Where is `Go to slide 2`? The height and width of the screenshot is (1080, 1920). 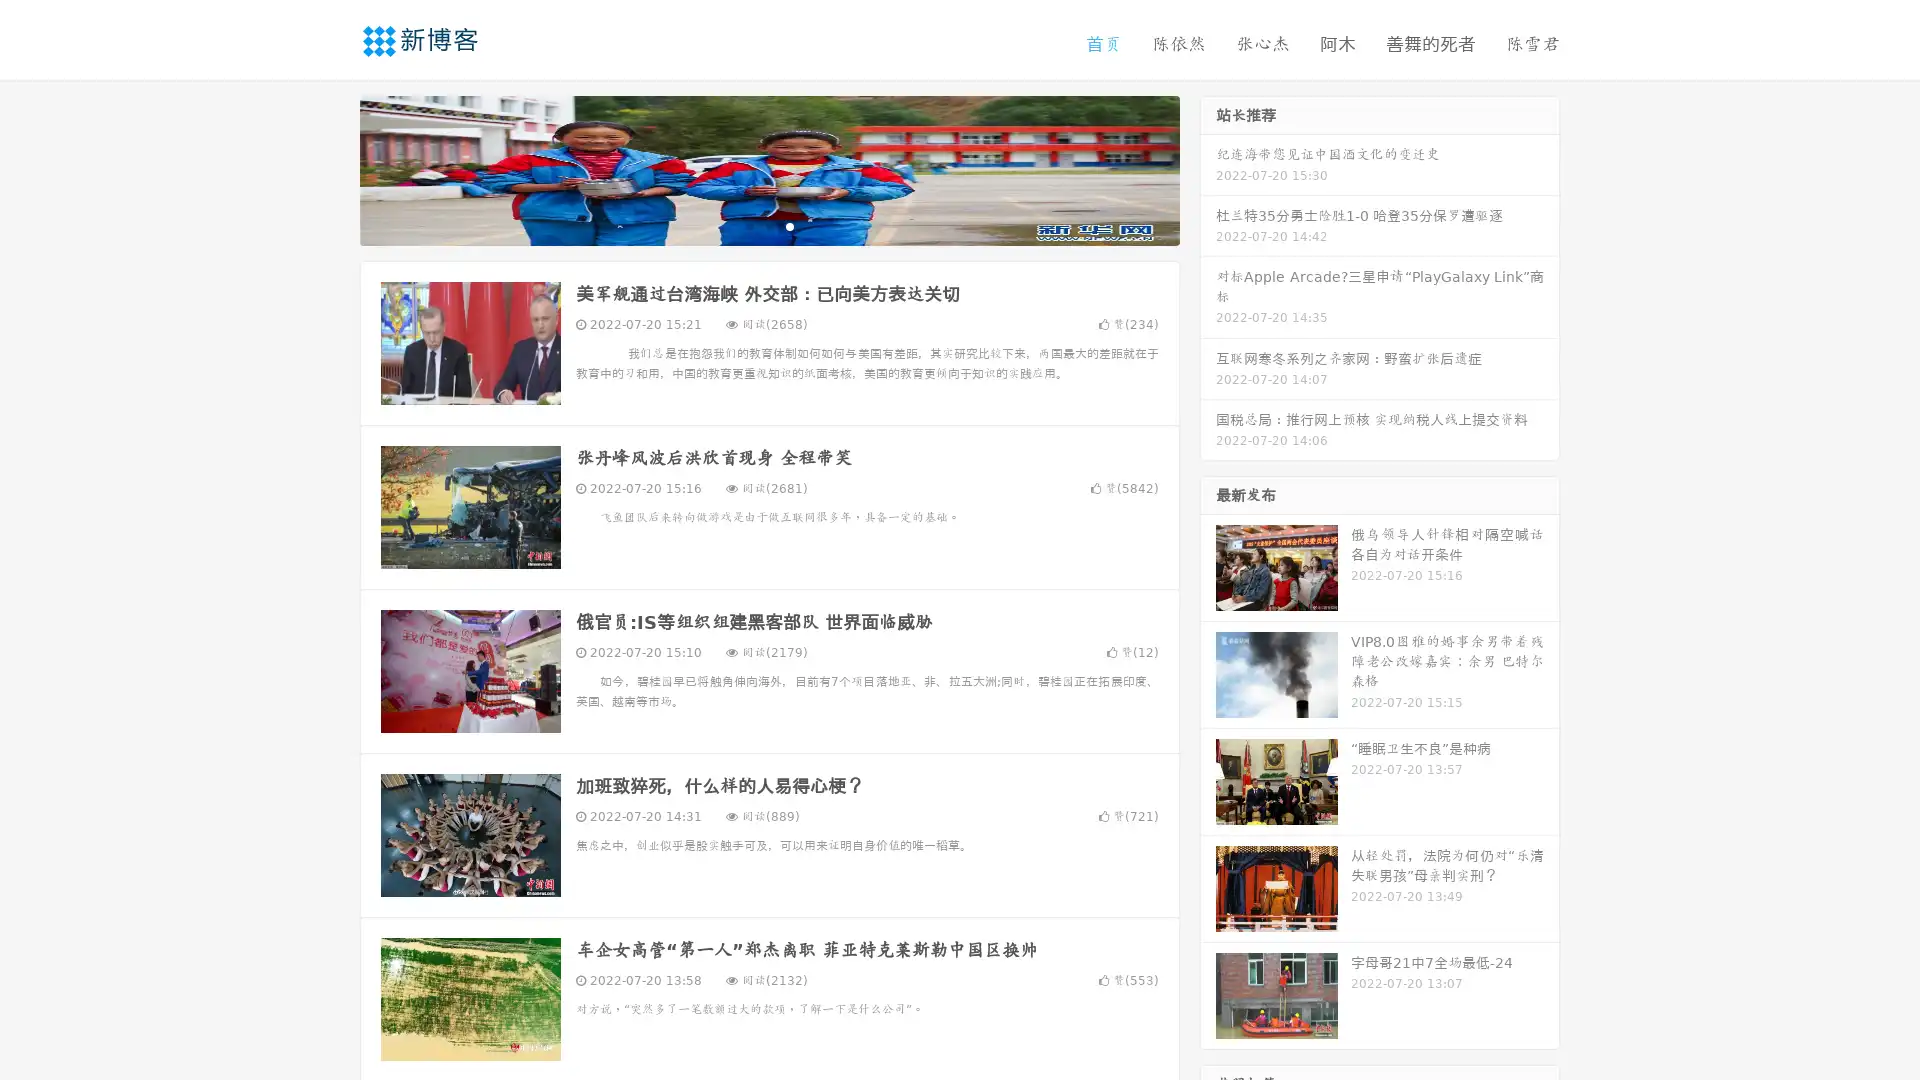 Go to slide 2 is located at coordinates (768, 225).